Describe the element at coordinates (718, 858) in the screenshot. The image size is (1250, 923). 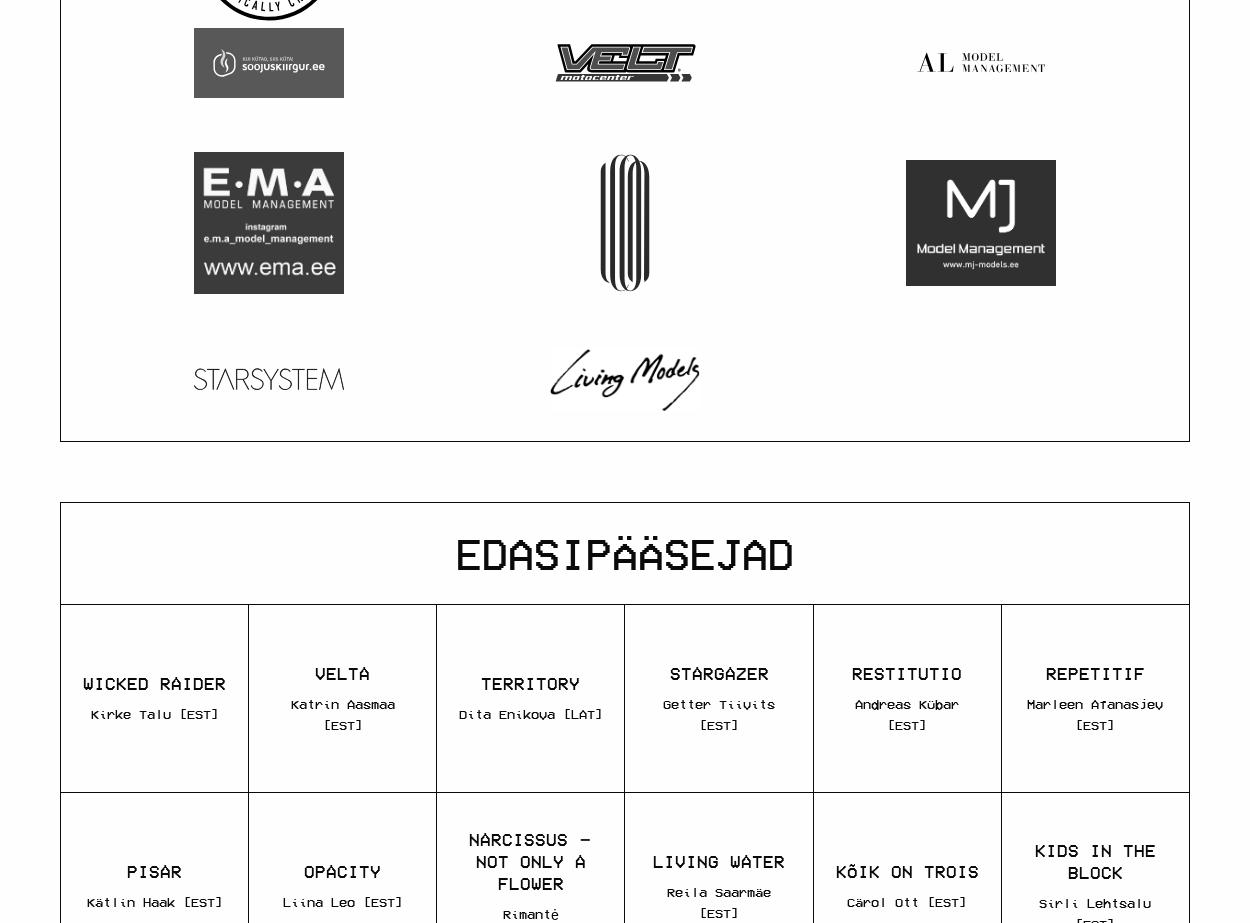
I see `'LIVING WATER'` at that location.